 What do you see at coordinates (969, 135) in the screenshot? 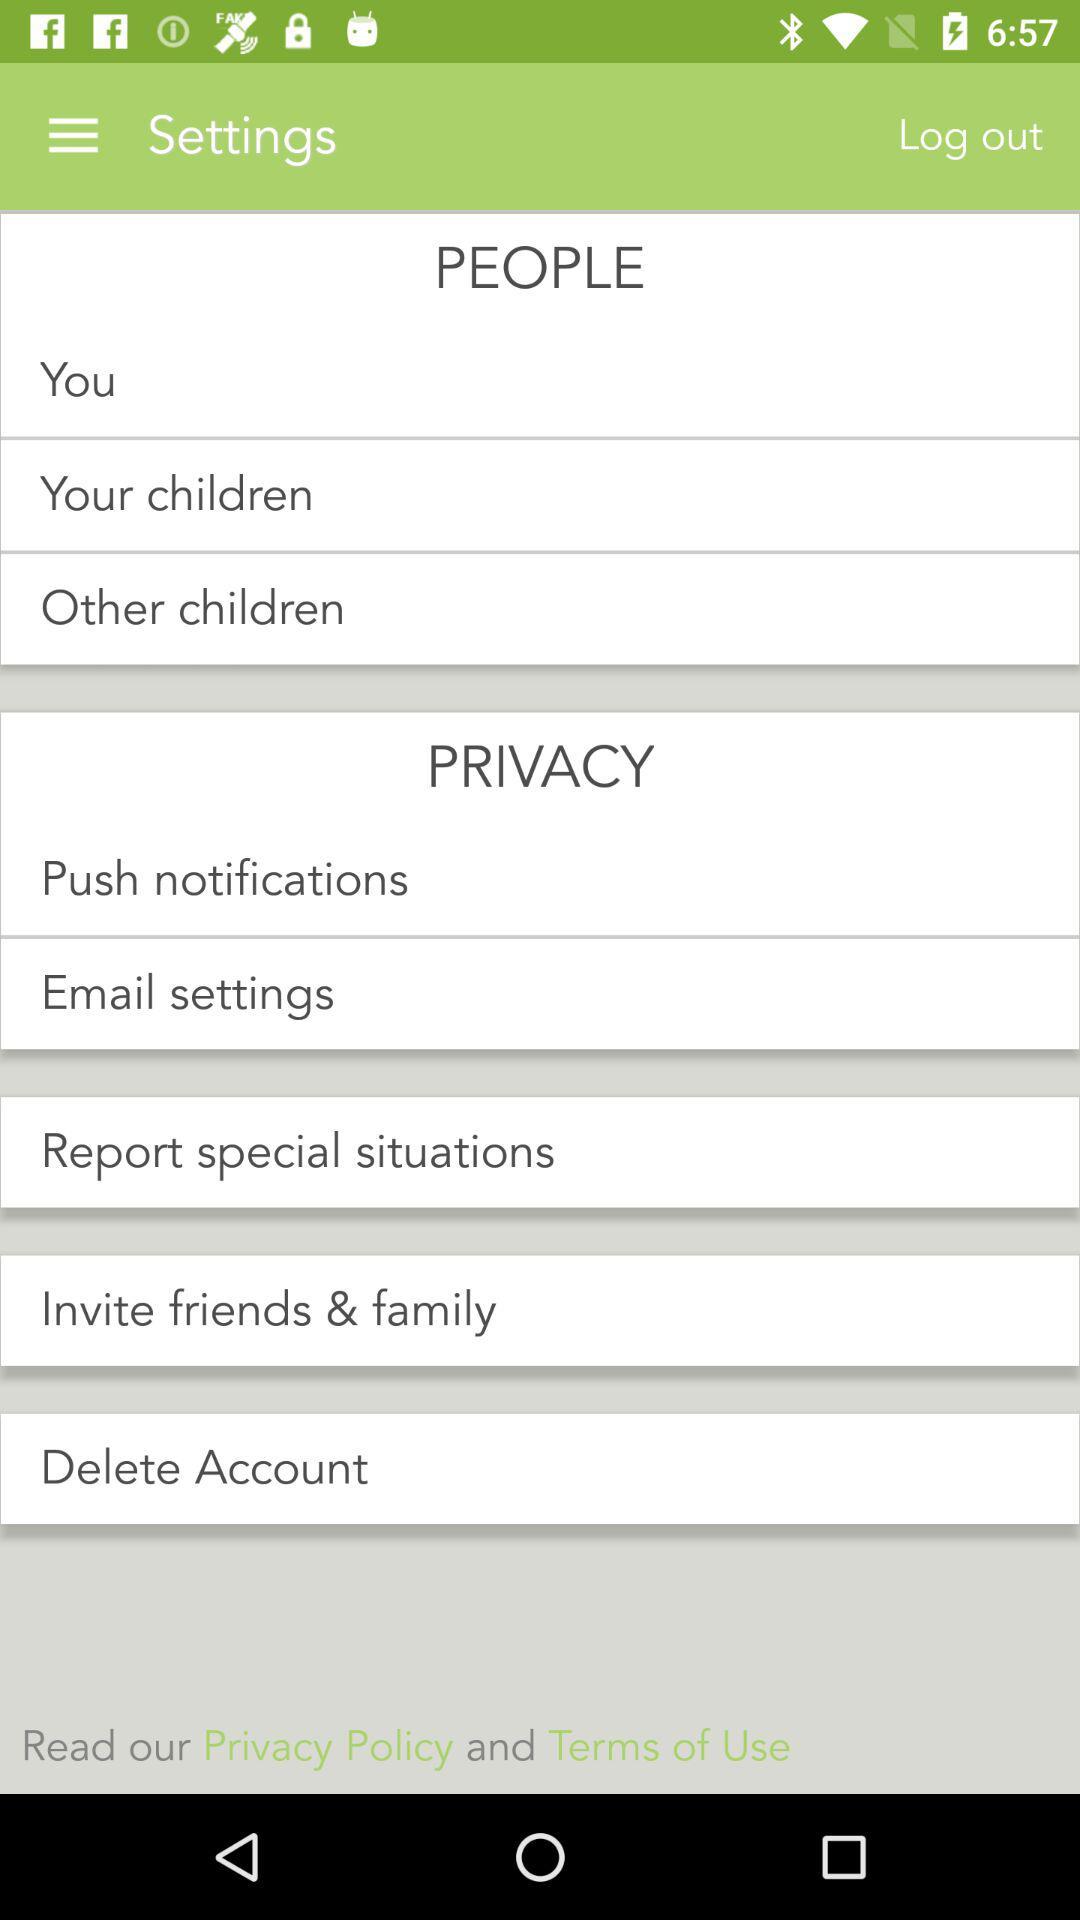
I see `log out at the top right corner` at bounding box center [969, 135].